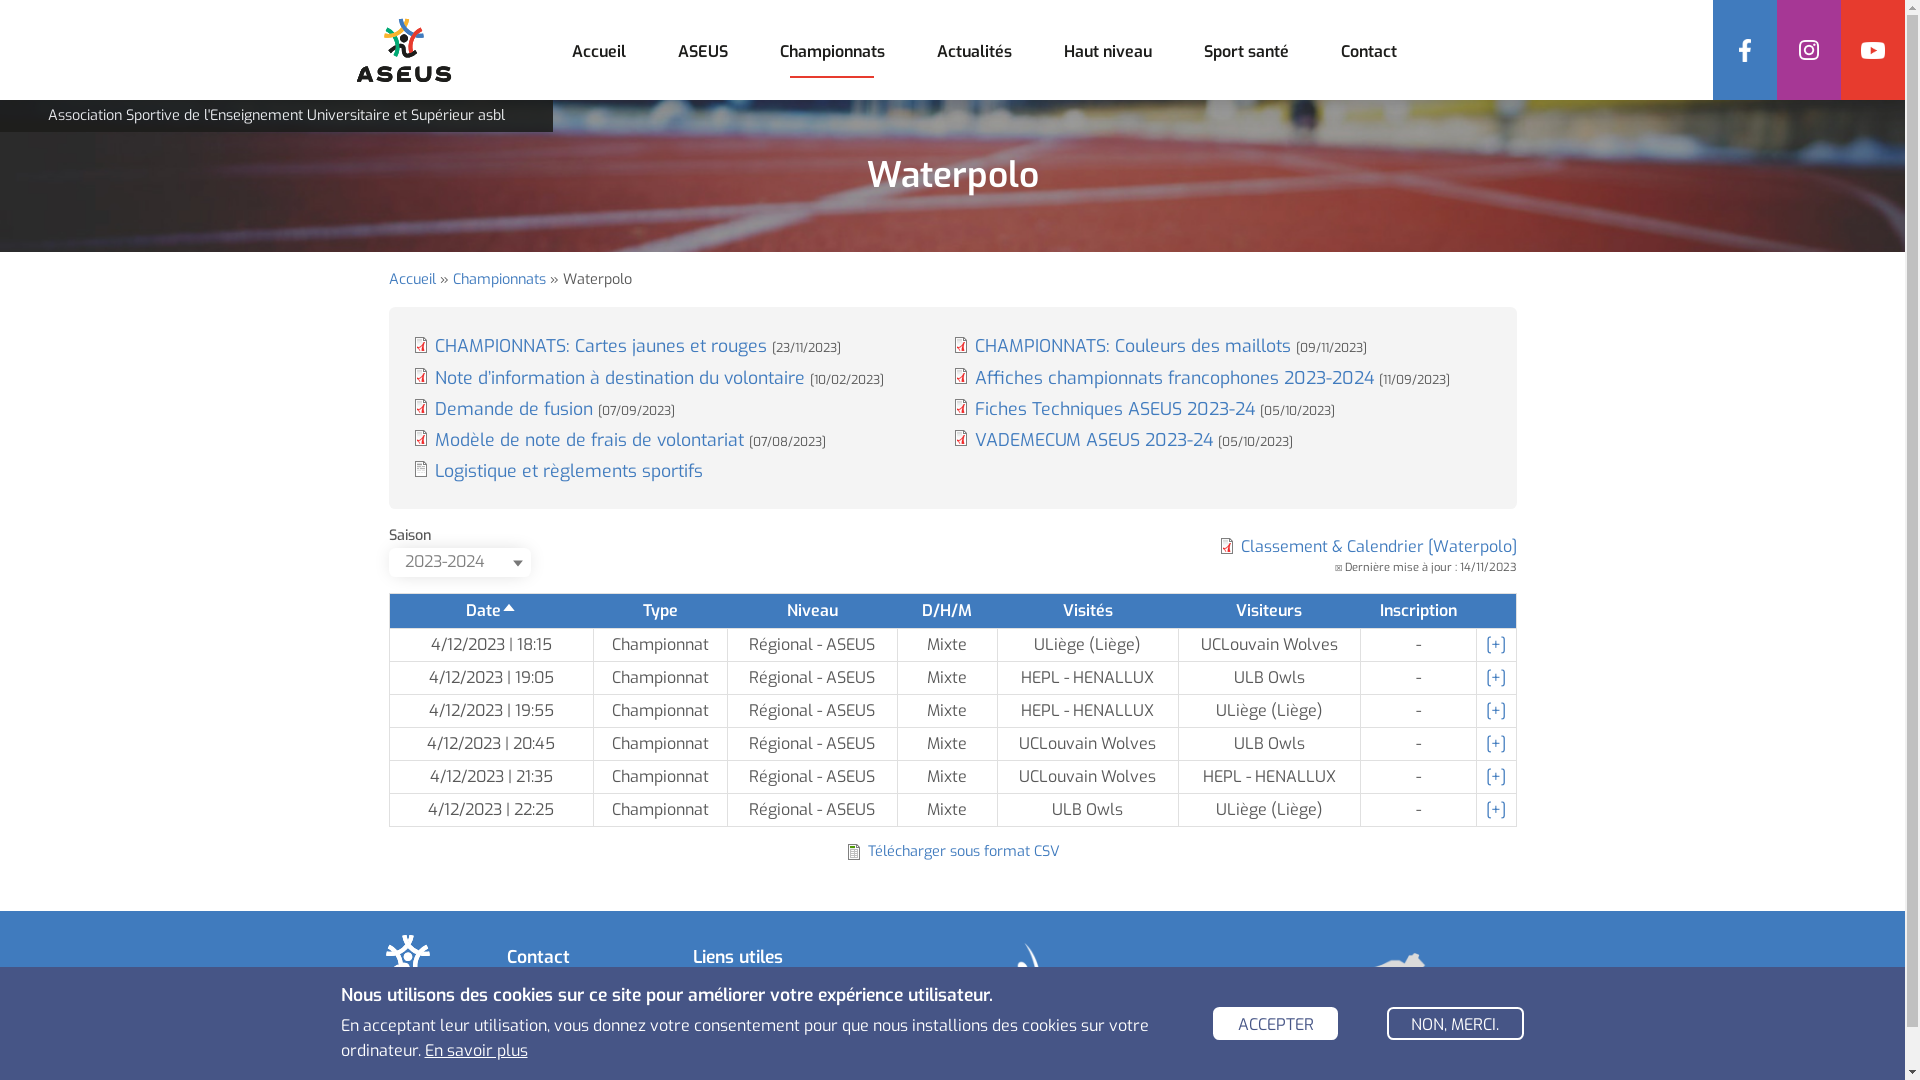 This screenshot has height=1080, width=1920. Describe the element at coordinates (945, 609) in the screenshot. I see `'D/H/M'` at that location.